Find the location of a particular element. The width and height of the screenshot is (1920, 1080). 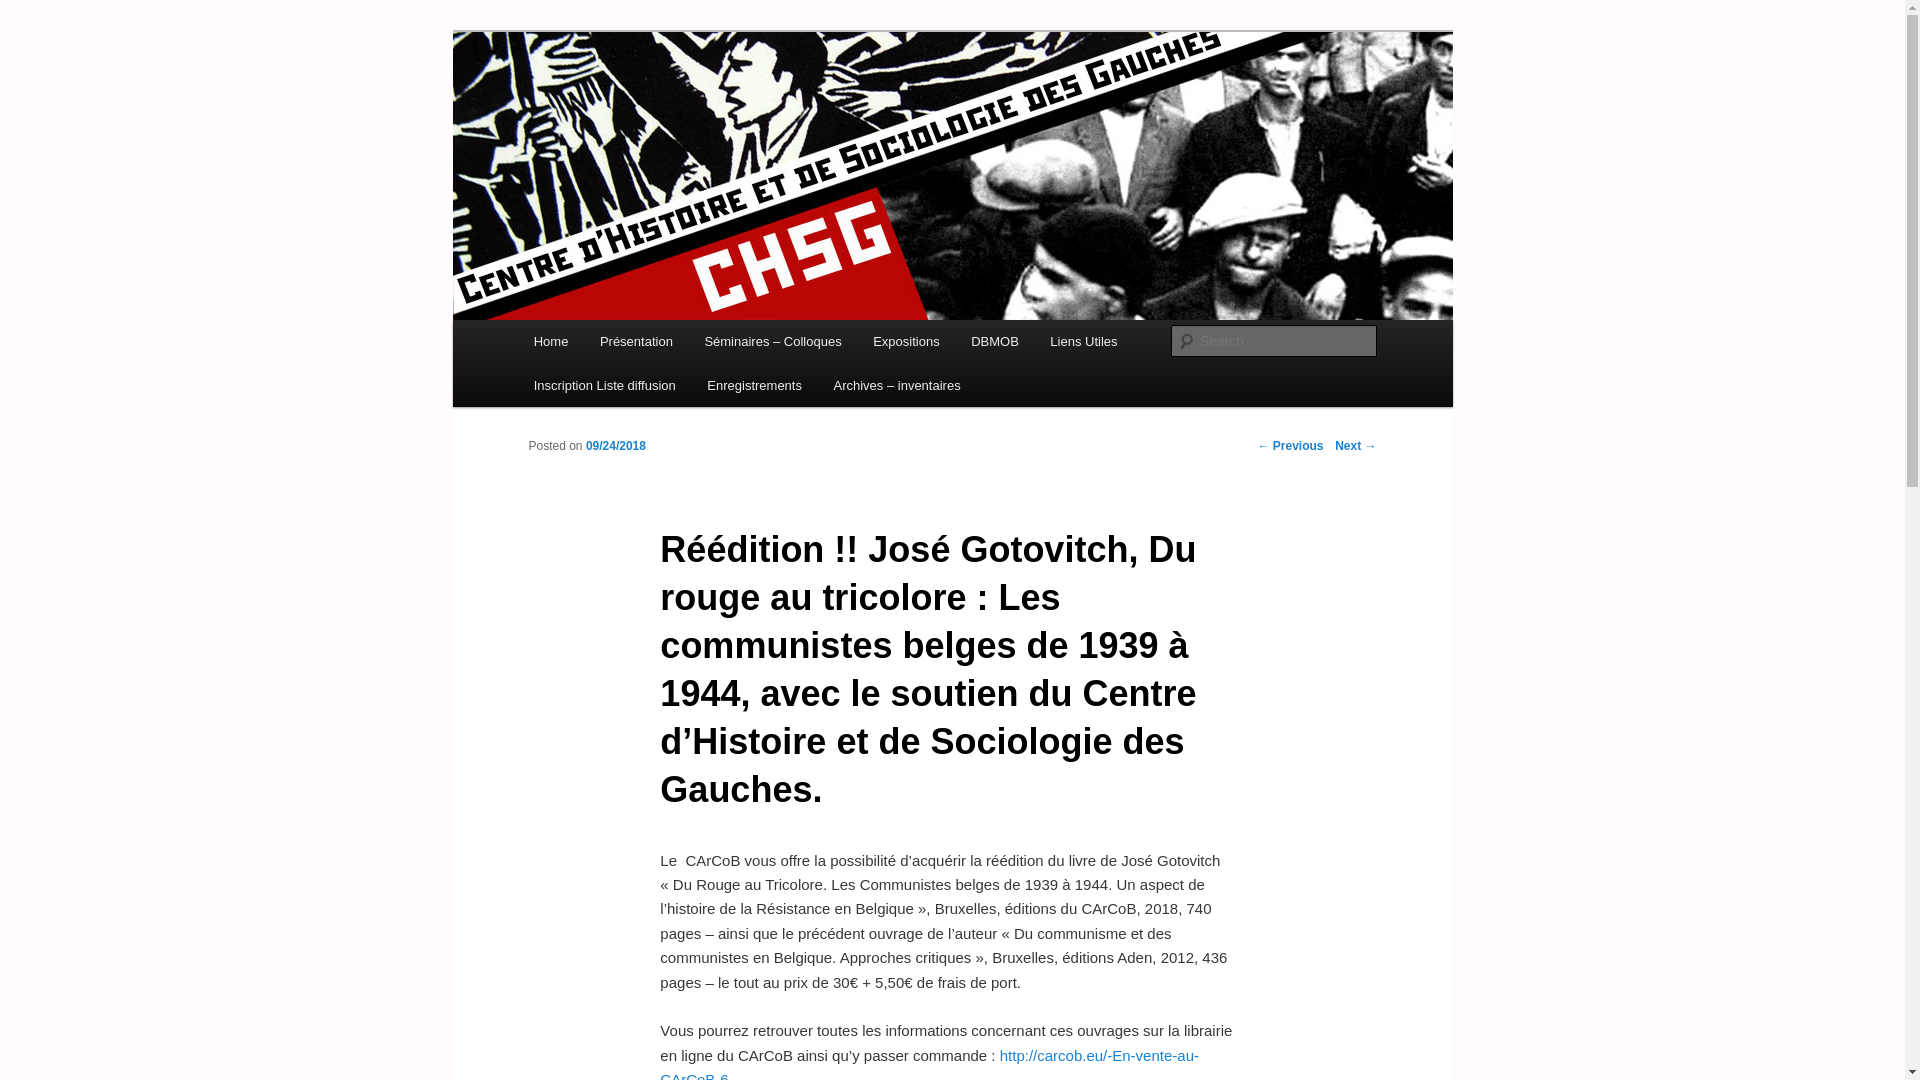

'09/24/2018' is located at coordinates (584, 445).